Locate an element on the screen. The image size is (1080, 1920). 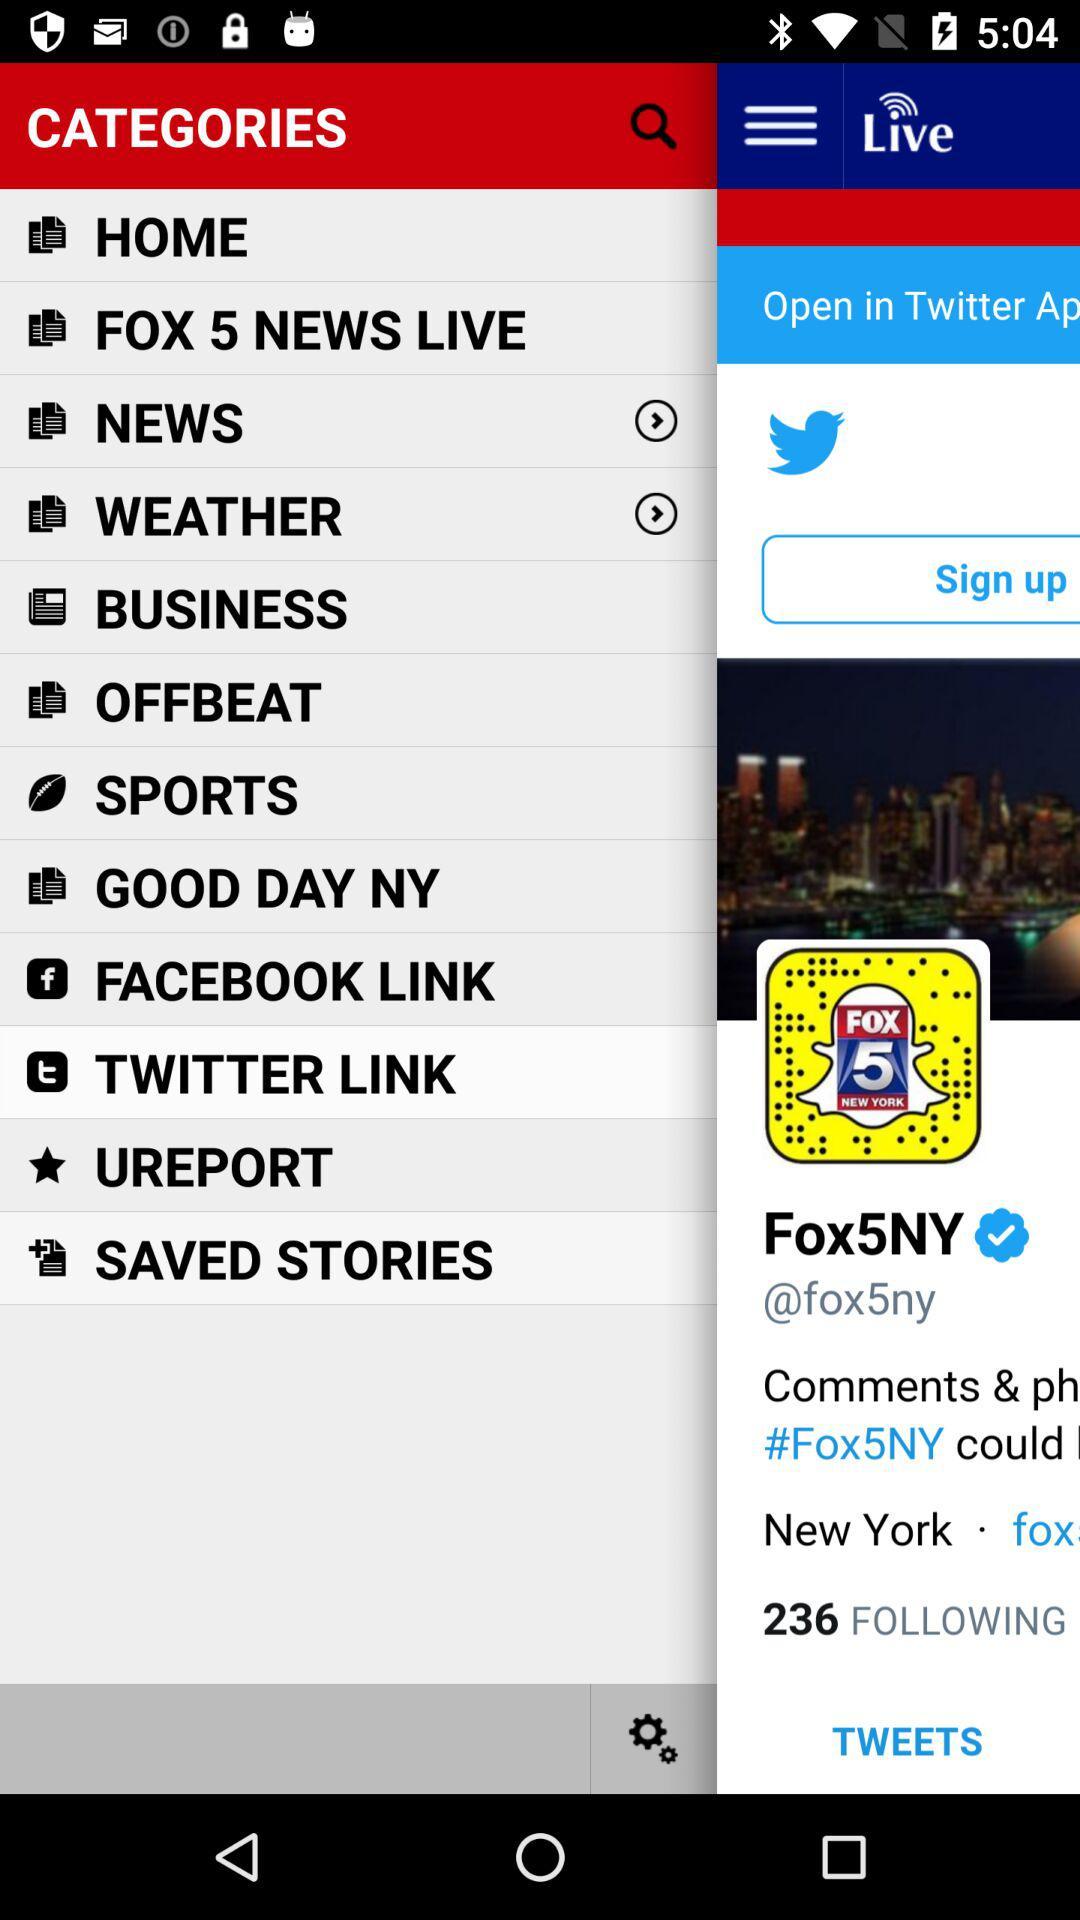
the icon below news is located at coordinates (218, 514).